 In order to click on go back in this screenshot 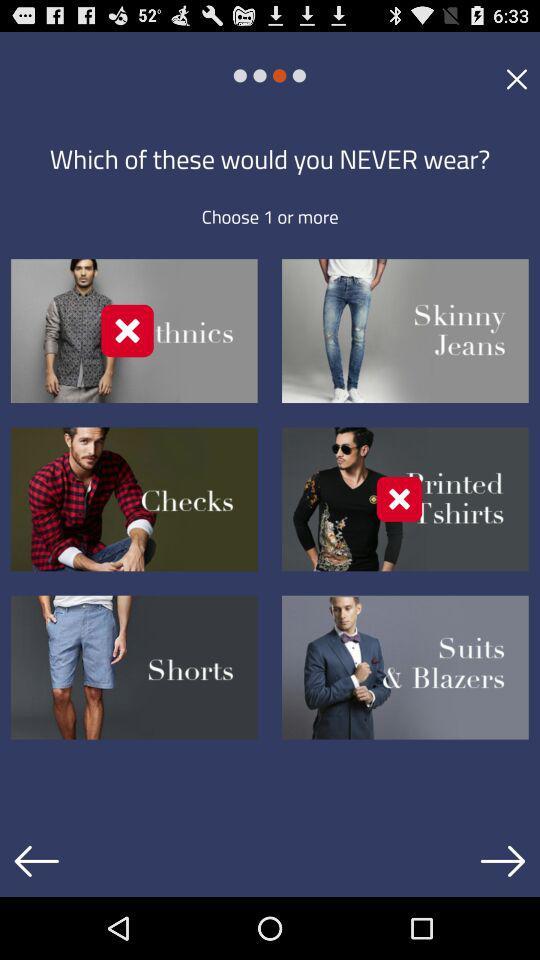, I will do `click(36, 860)`.